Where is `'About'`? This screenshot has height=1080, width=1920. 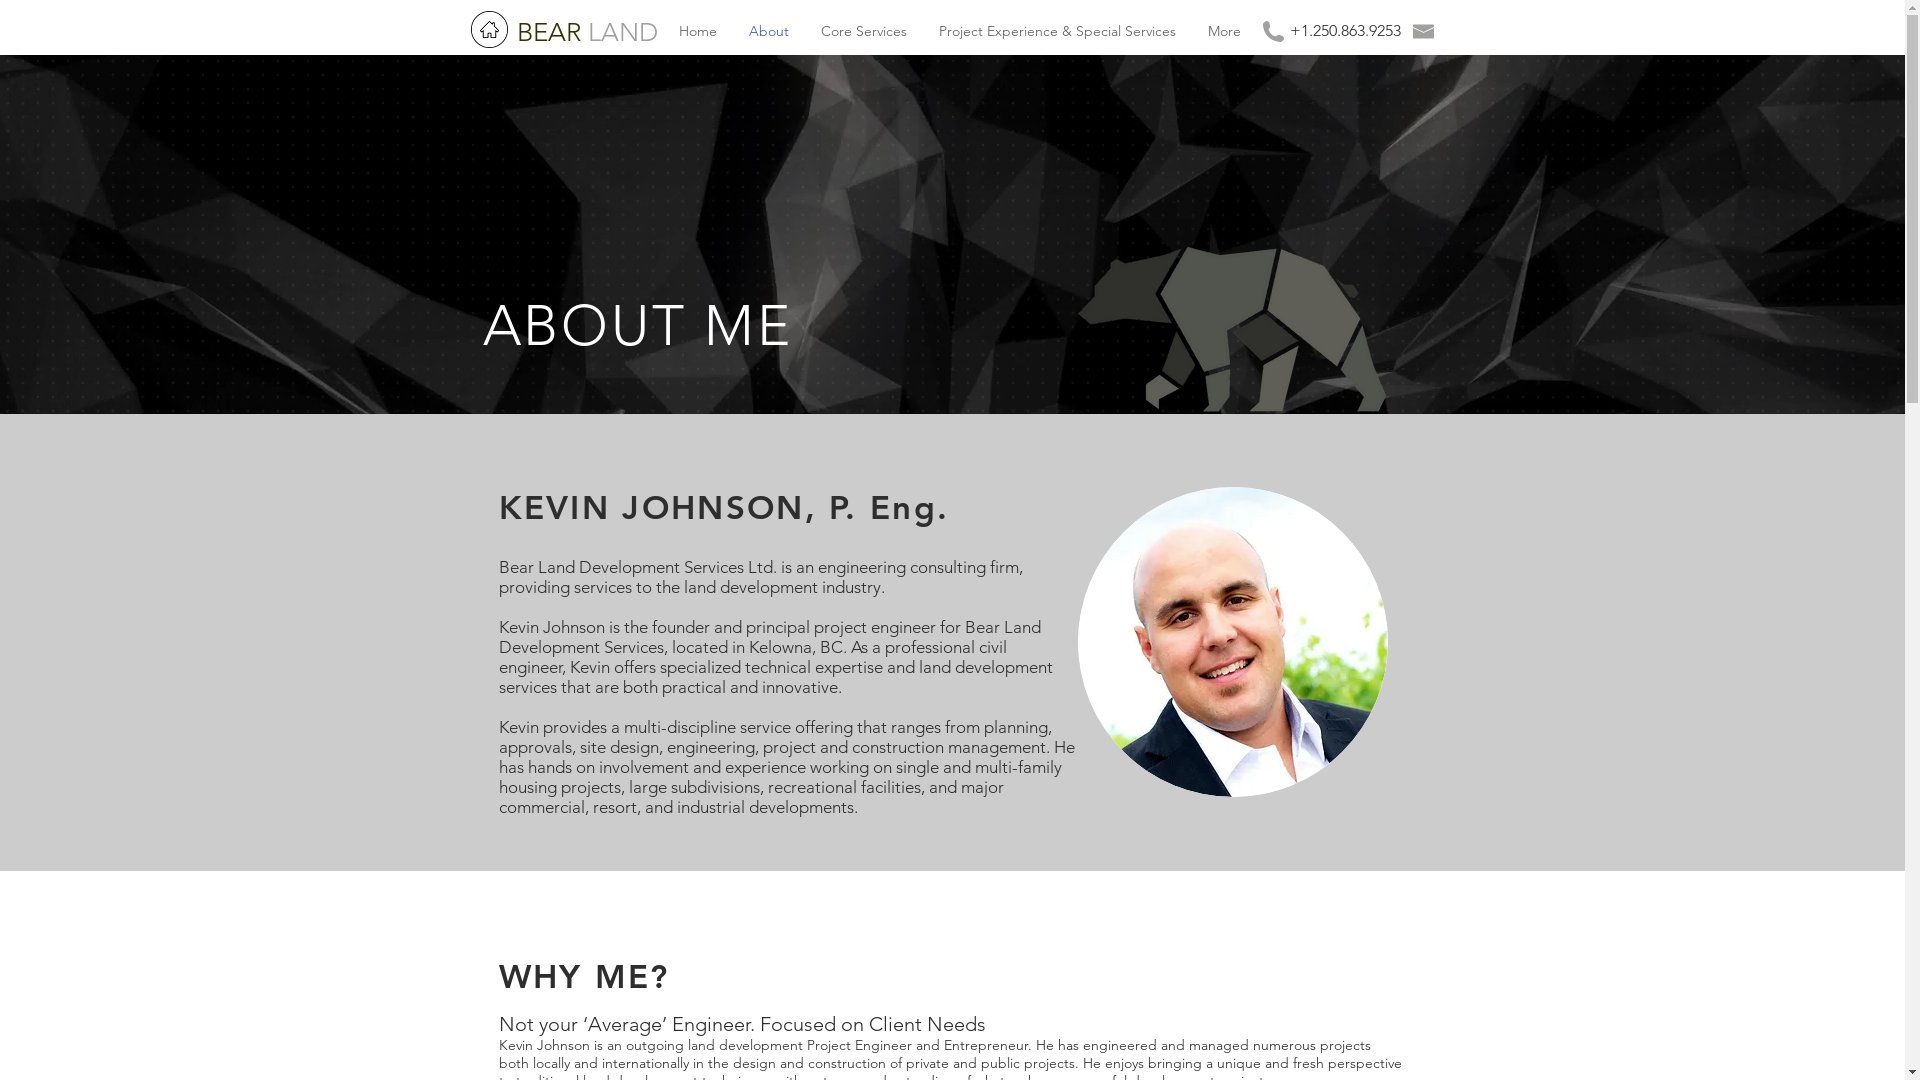 'About' is located at coordinates (767, 31).